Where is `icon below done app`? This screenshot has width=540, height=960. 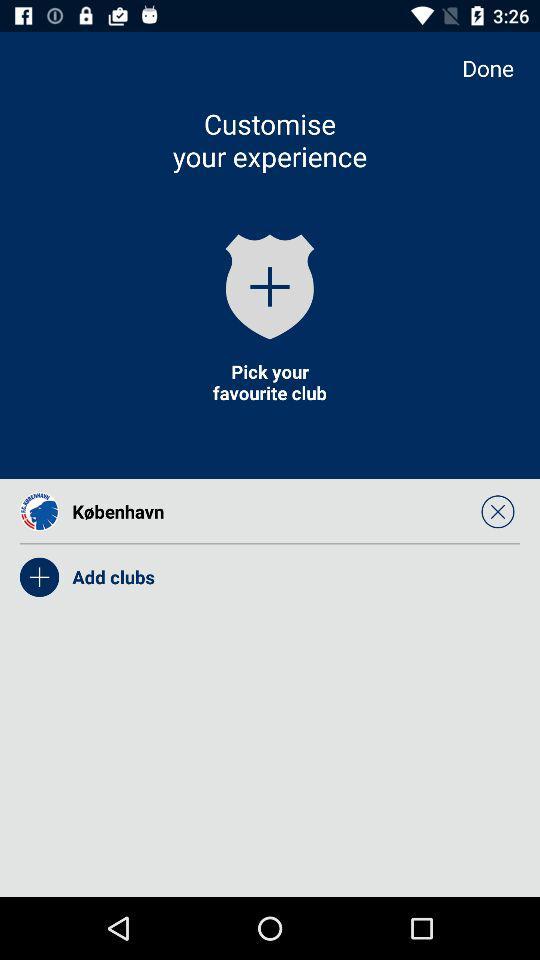
icon below done app is located at coordinates (496, 510).